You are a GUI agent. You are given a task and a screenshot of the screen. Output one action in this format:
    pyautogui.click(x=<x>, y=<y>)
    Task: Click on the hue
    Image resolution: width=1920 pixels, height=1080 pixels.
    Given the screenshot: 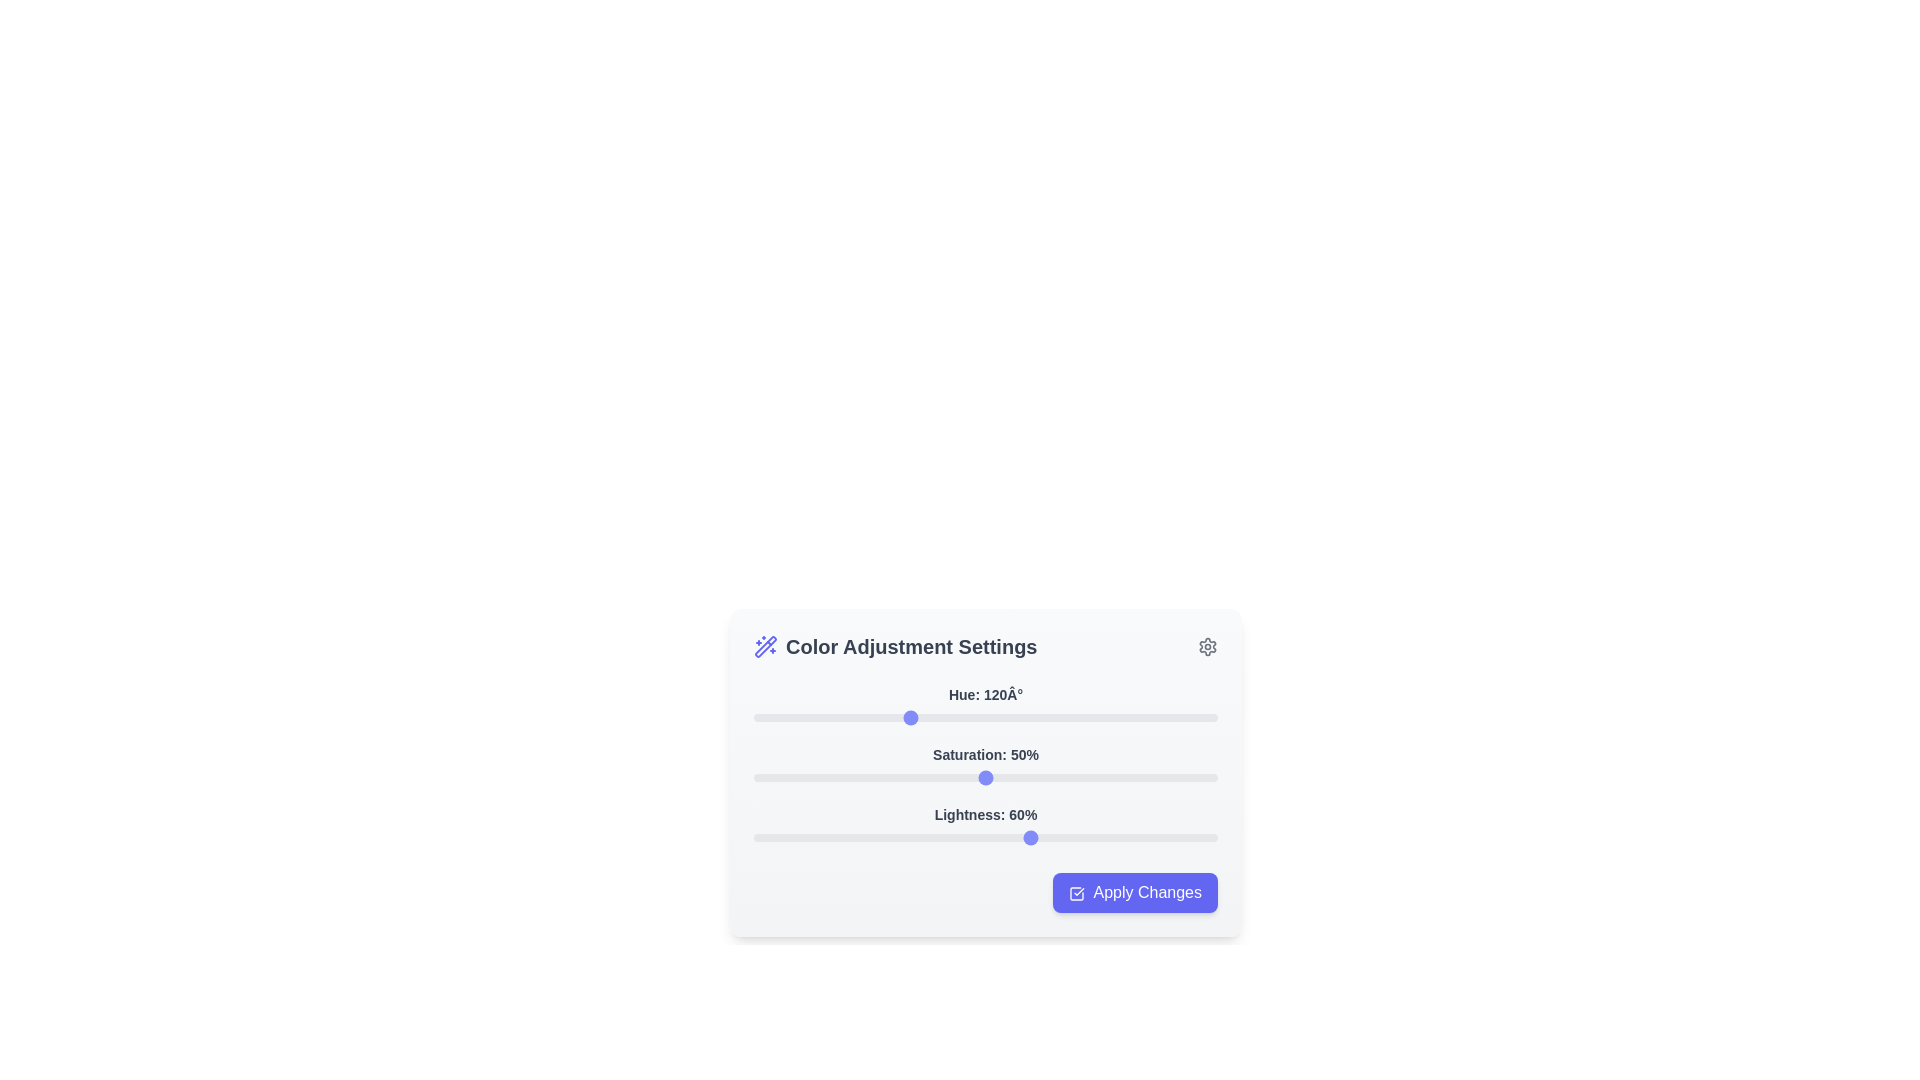 What is the action you would take?
    pyautogui.click(x=1001, y=716)
    